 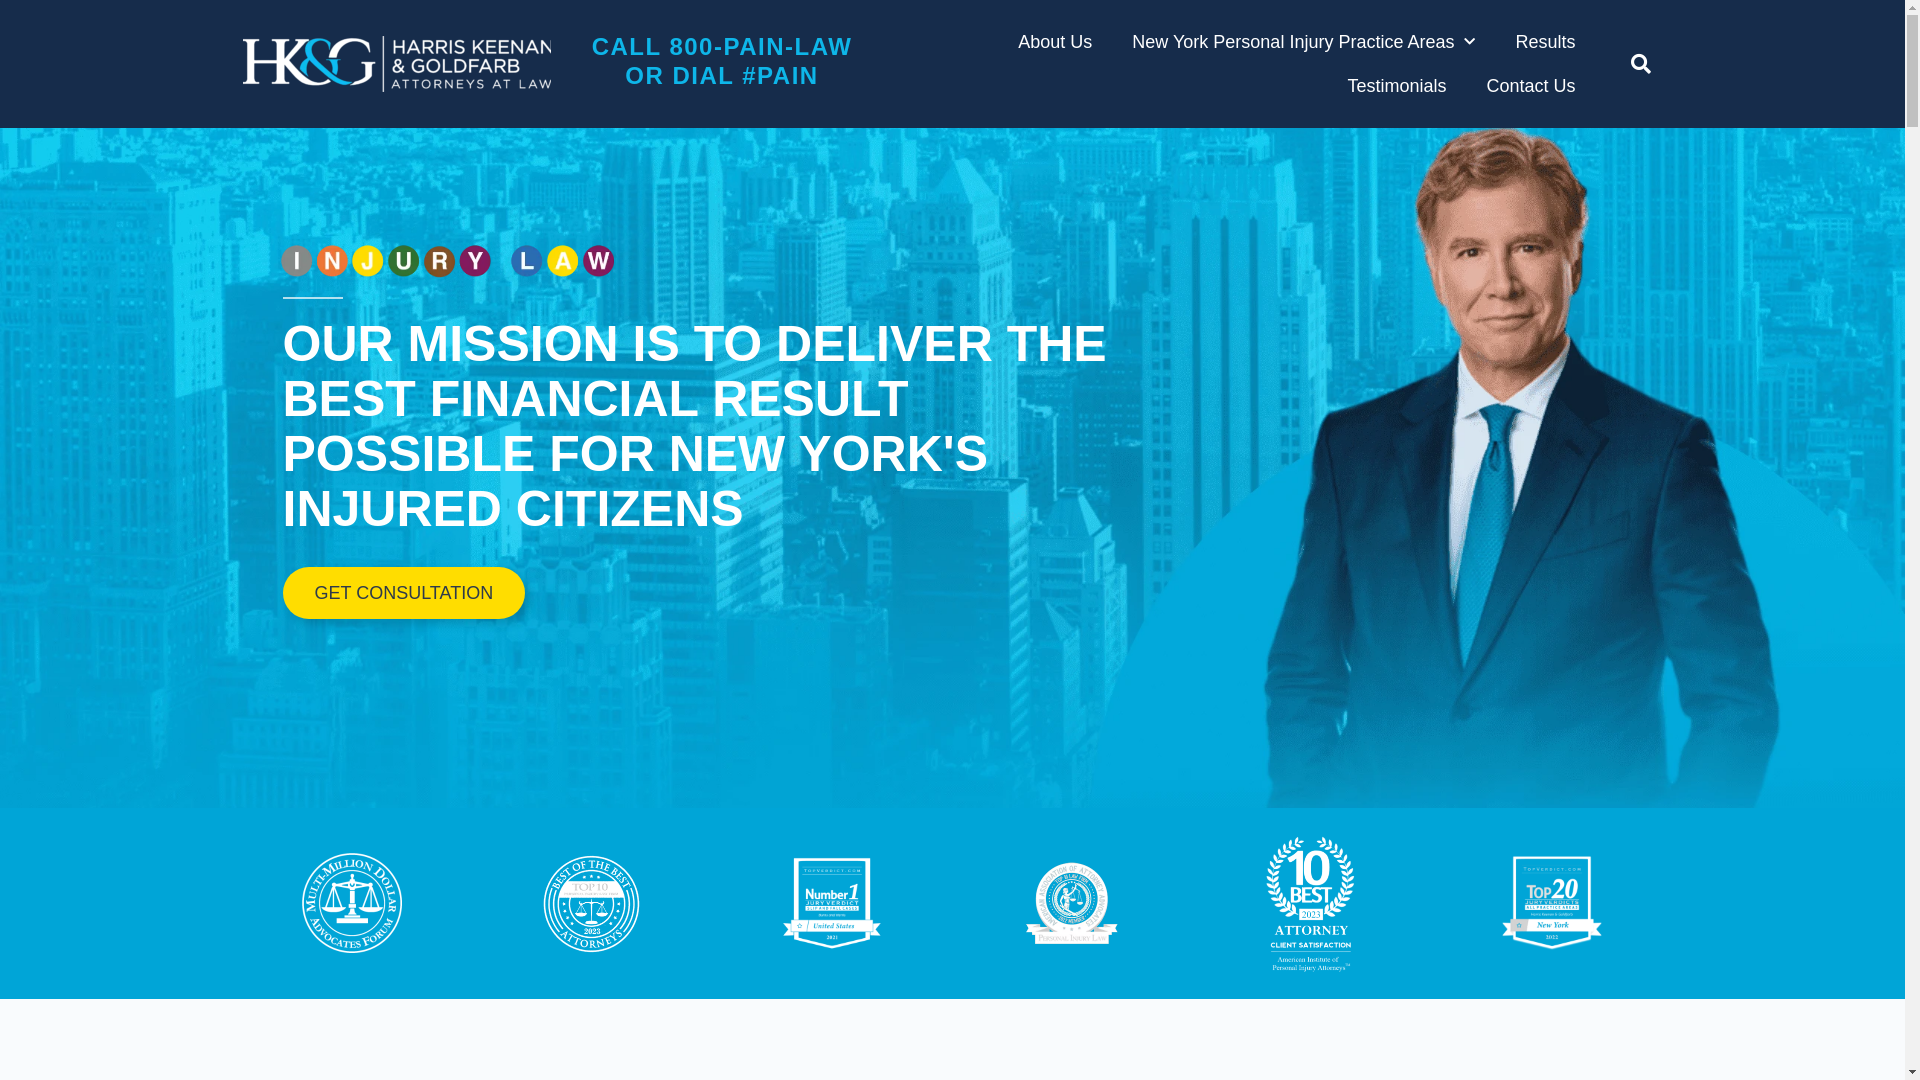 What do you see at coordinates (1544, 42) in the screenshot?
I see `'Results'` at bounding box center [1544, 42].